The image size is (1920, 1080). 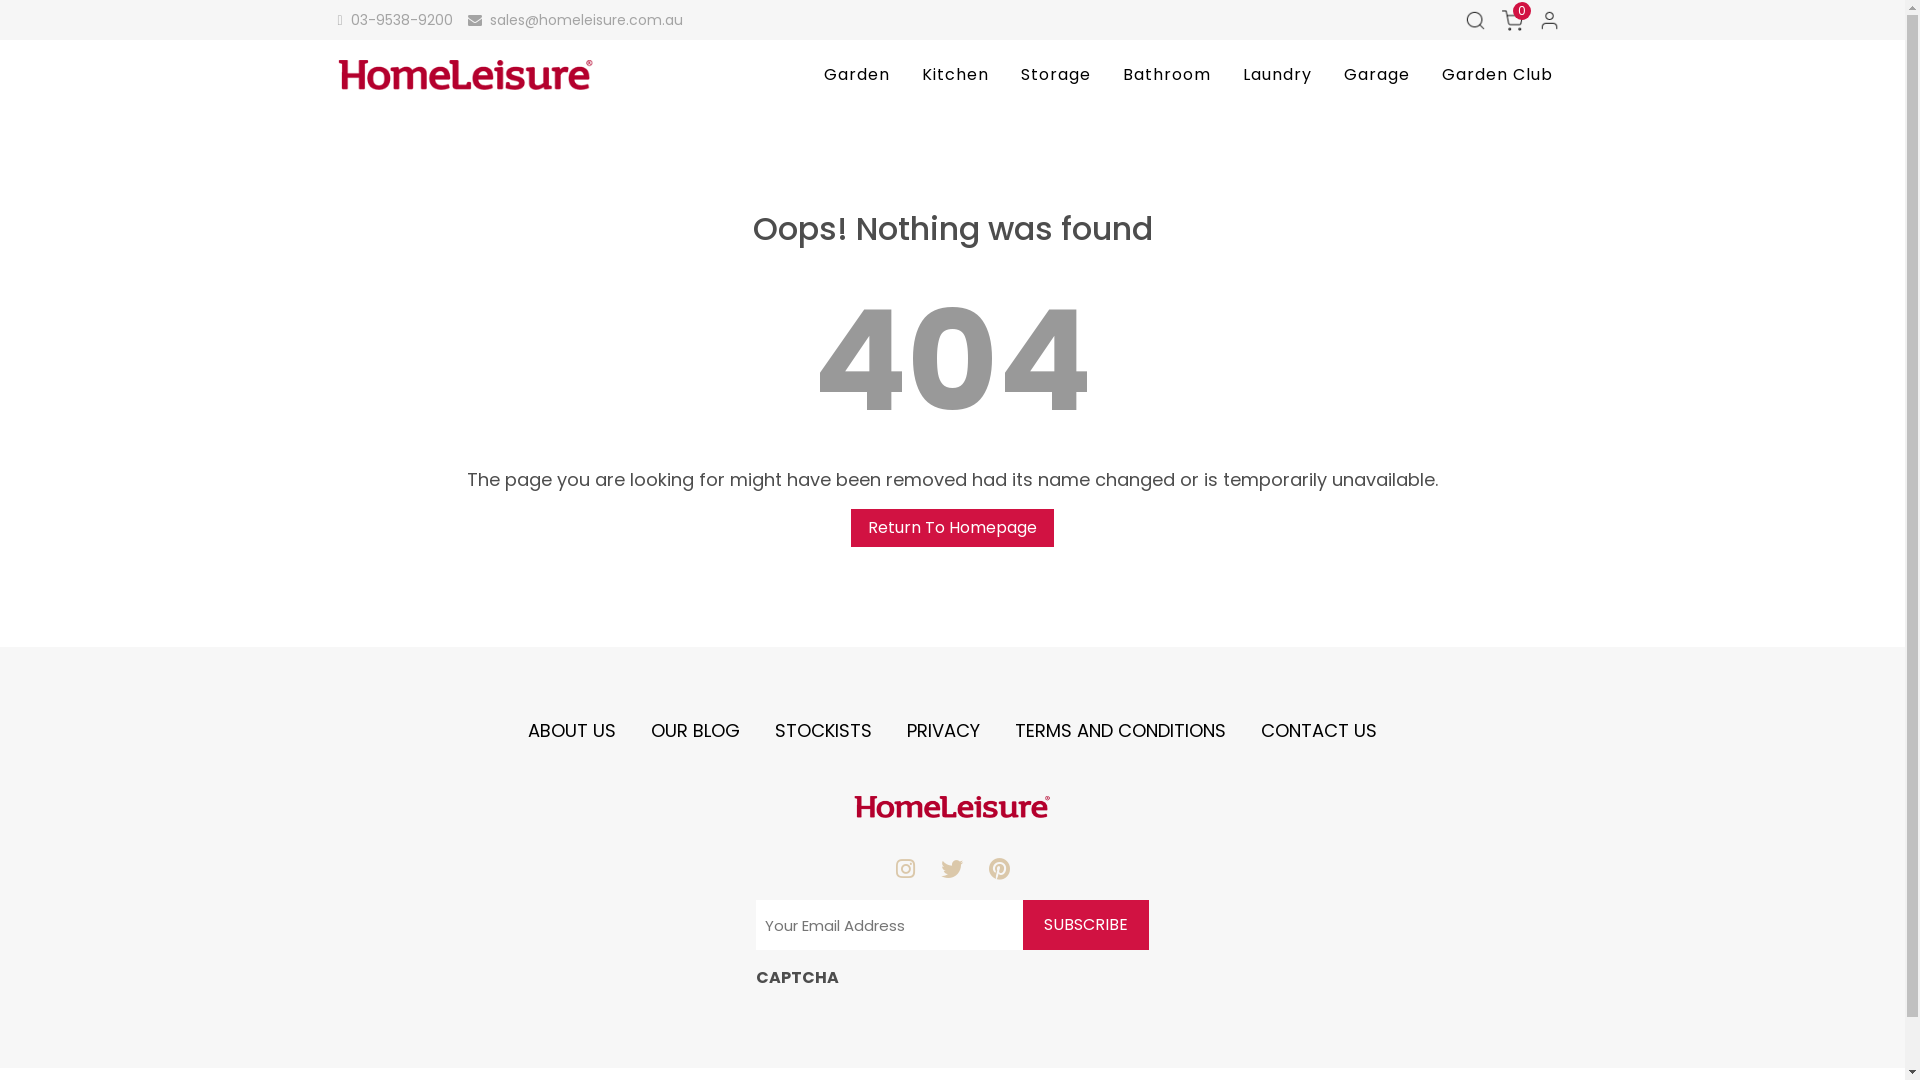 I want to click on 'Bathroom', so click(x=1166, y=73).